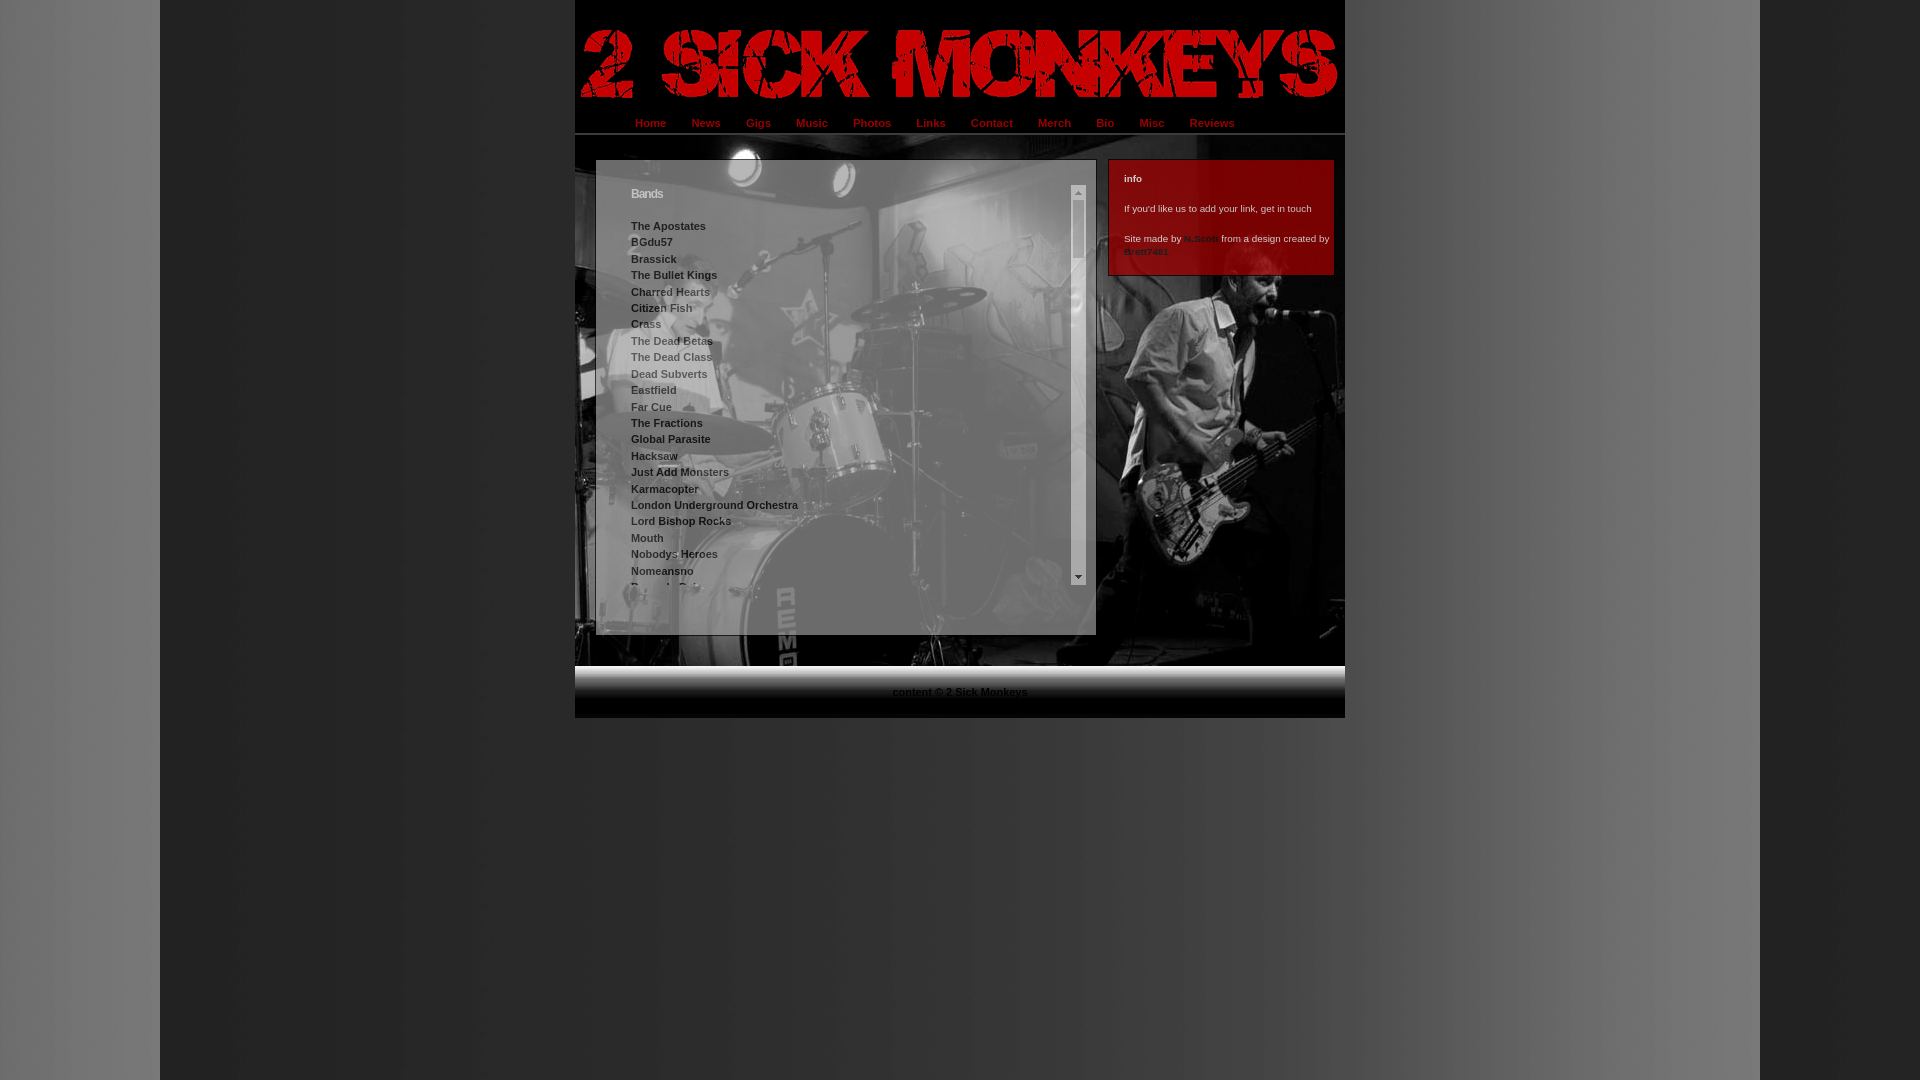 This screenshot has width=1920, height=1080. What do you see at coordinates (671, 438) in the screenshot?
I see `'Global Parasite'` at bounding box center [671, 438].